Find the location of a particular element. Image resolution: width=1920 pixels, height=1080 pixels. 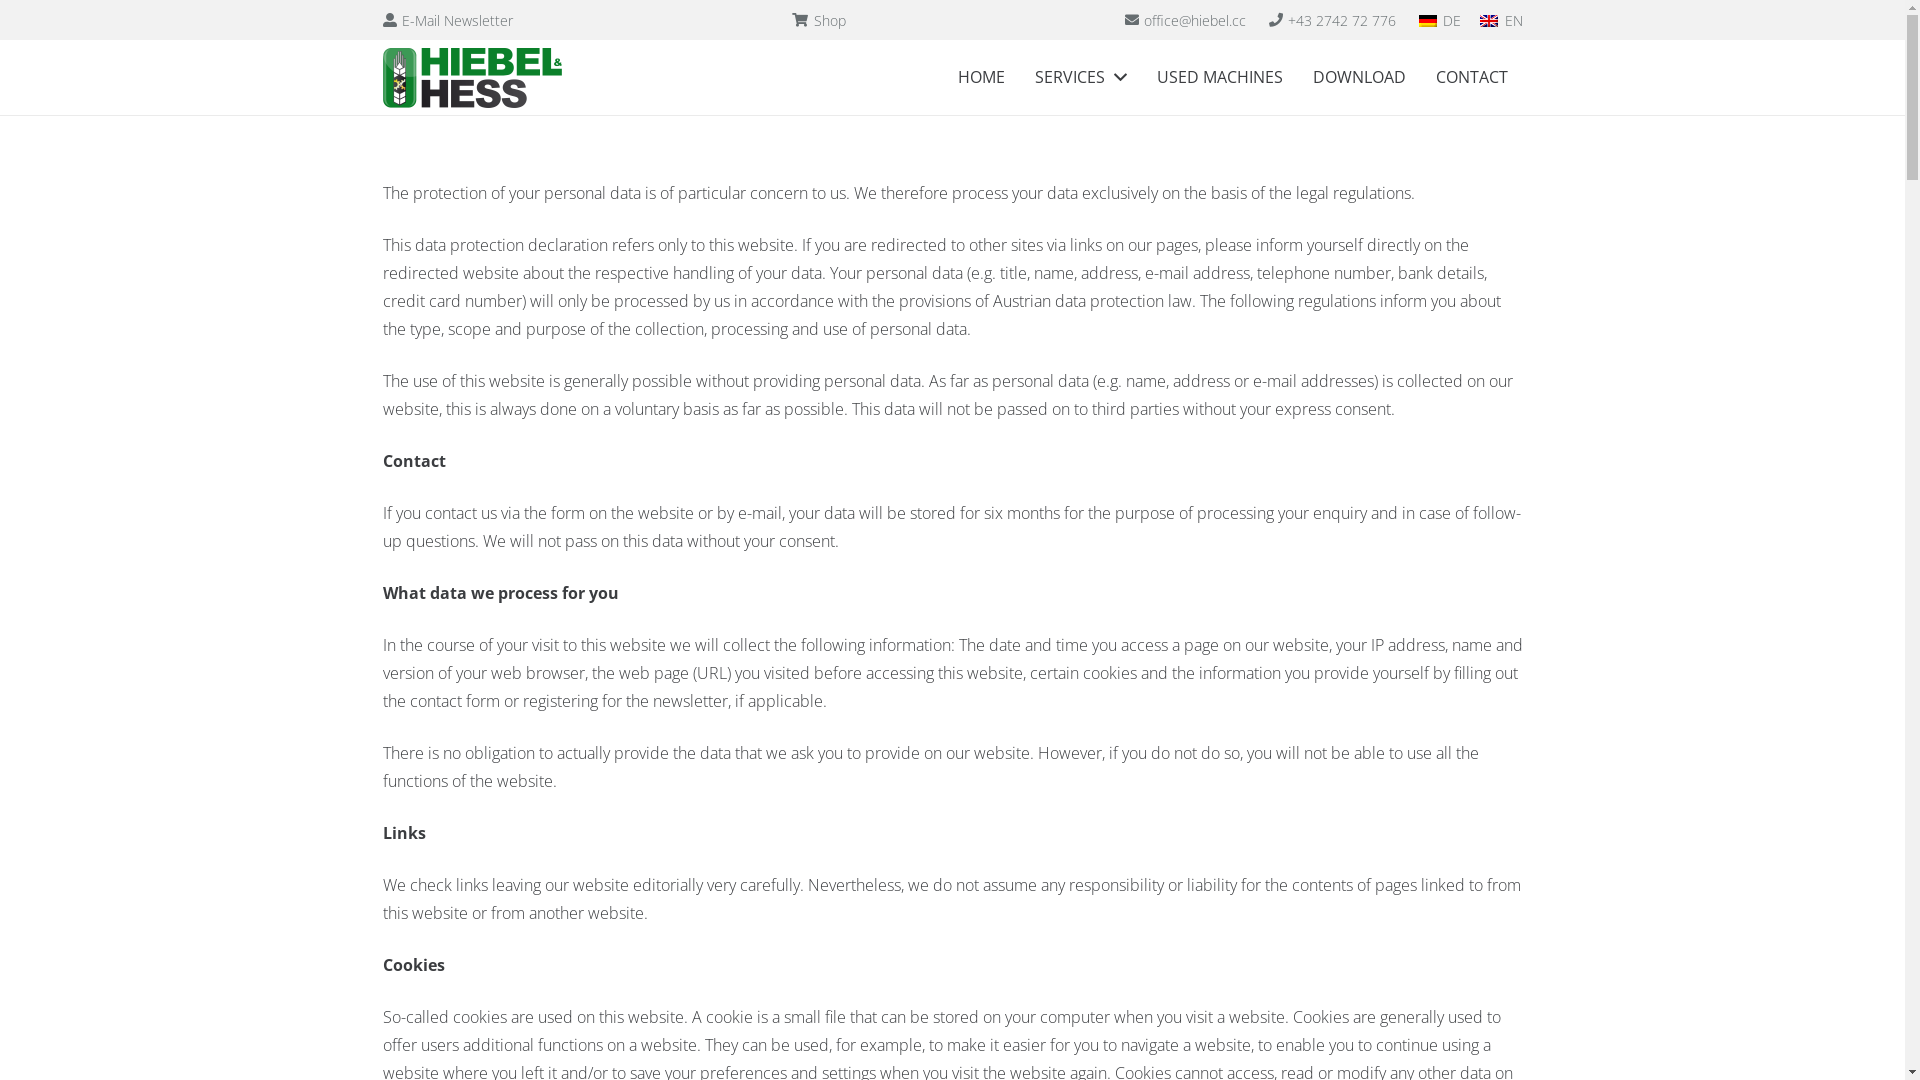

'E-Mail Newsletter' is located at coordinates (446, 19).